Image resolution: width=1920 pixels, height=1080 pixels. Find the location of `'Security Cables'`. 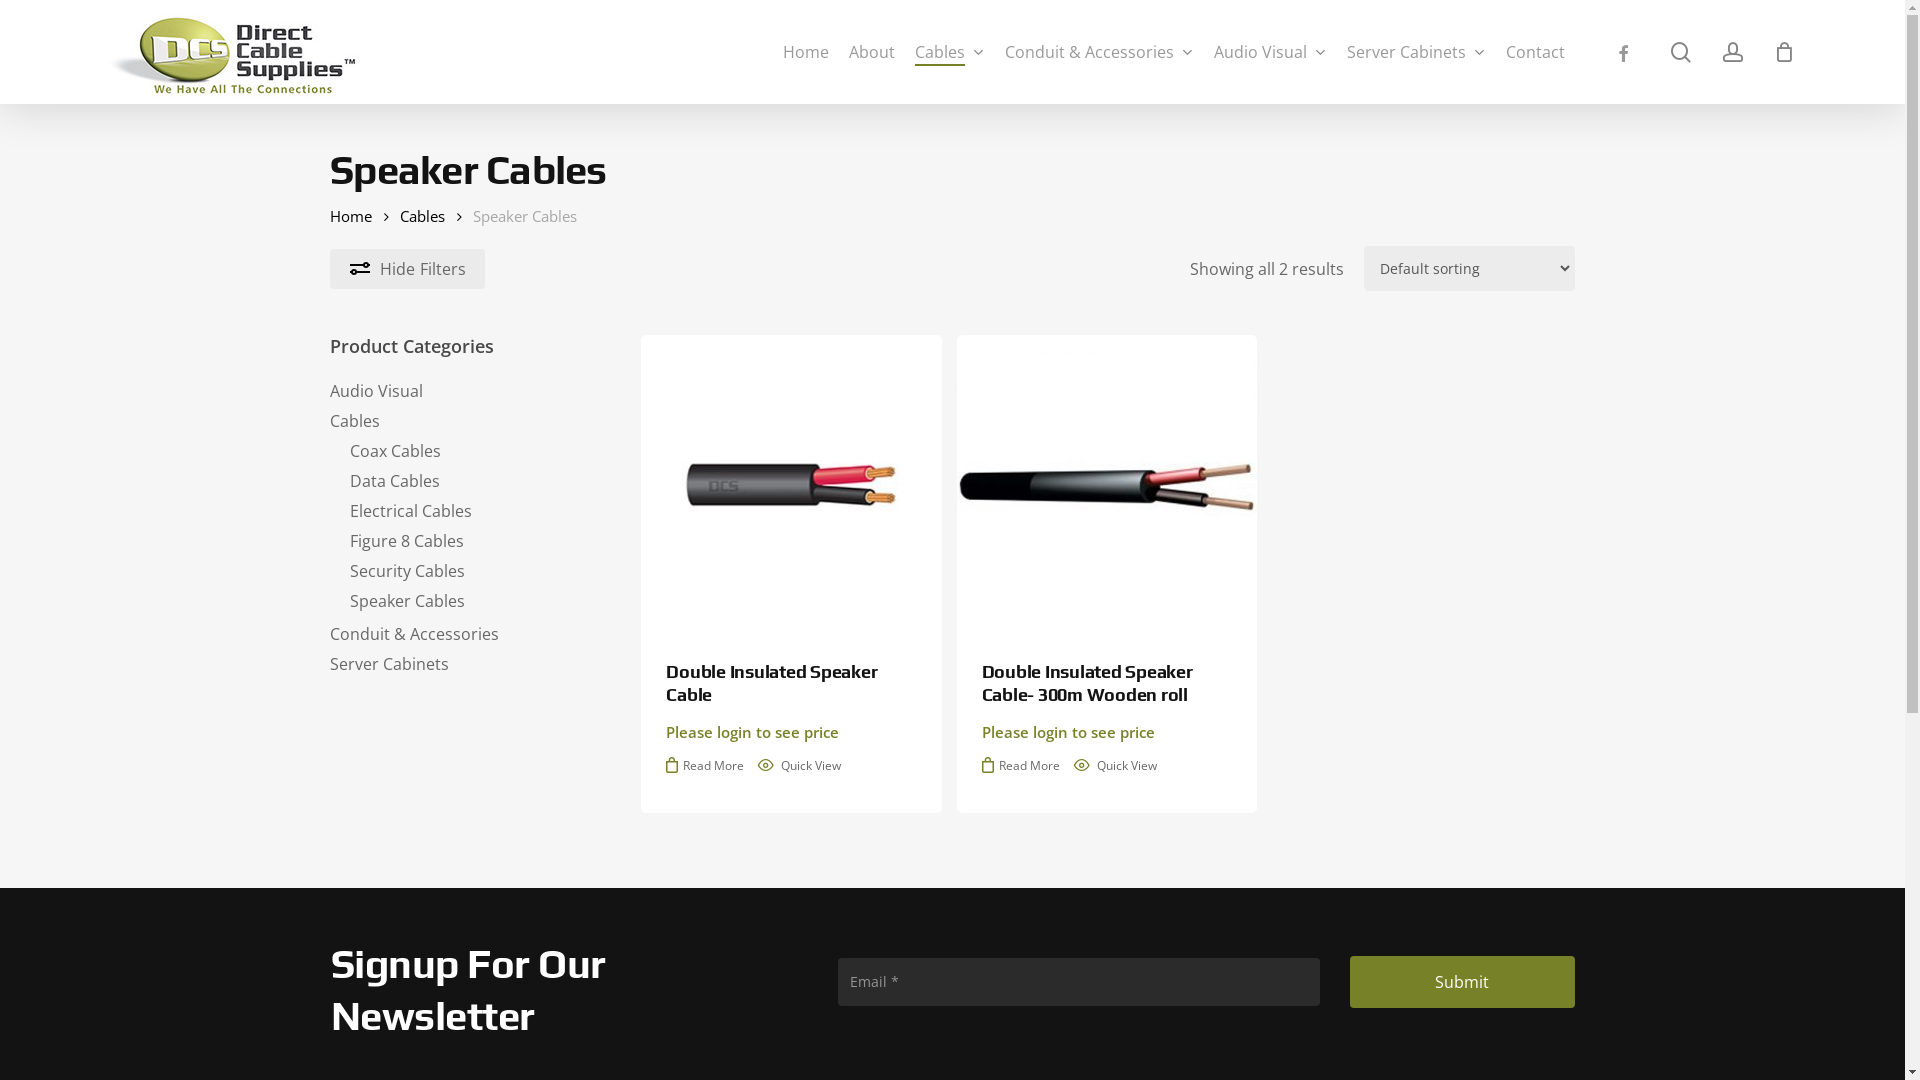

'Security Cables' is located at coordinates (469, 570).